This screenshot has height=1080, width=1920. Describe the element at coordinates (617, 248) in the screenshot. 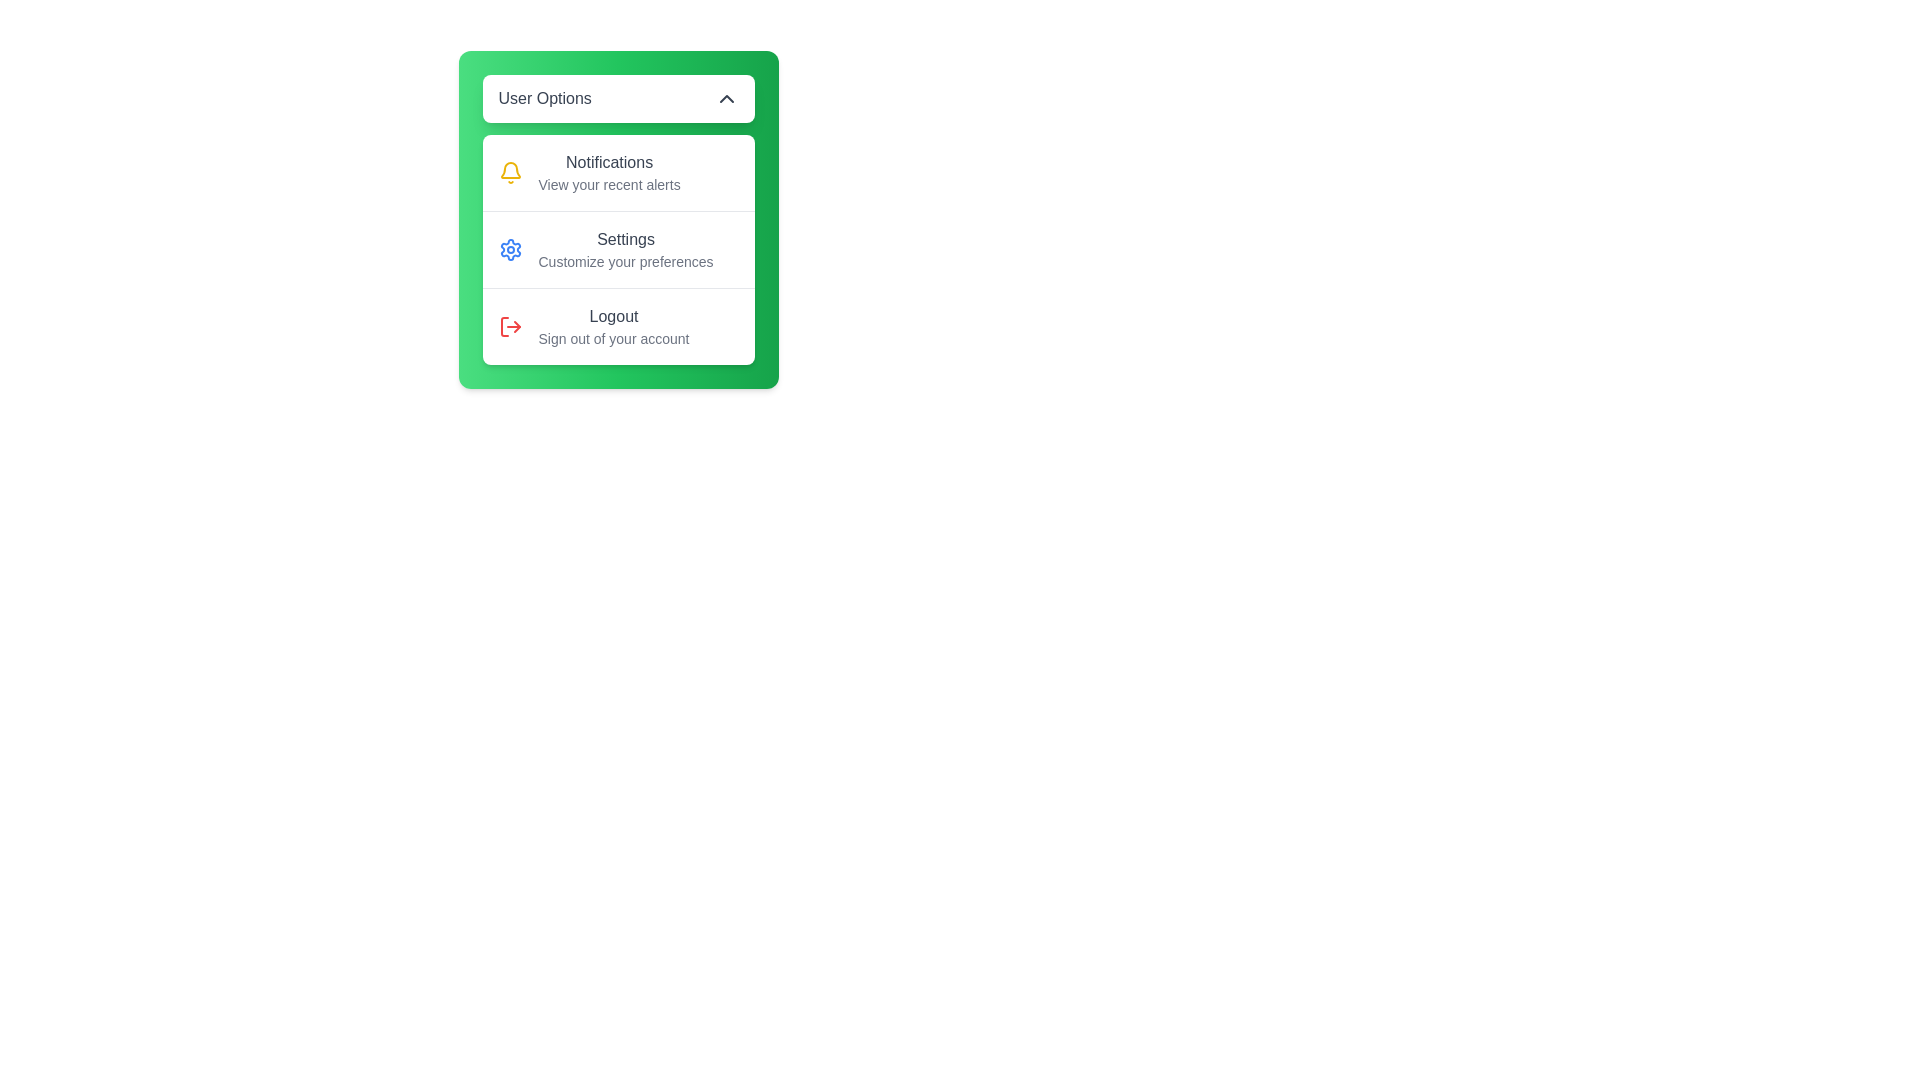

I see `the second item in the navigation menu, which allows users` at that location.